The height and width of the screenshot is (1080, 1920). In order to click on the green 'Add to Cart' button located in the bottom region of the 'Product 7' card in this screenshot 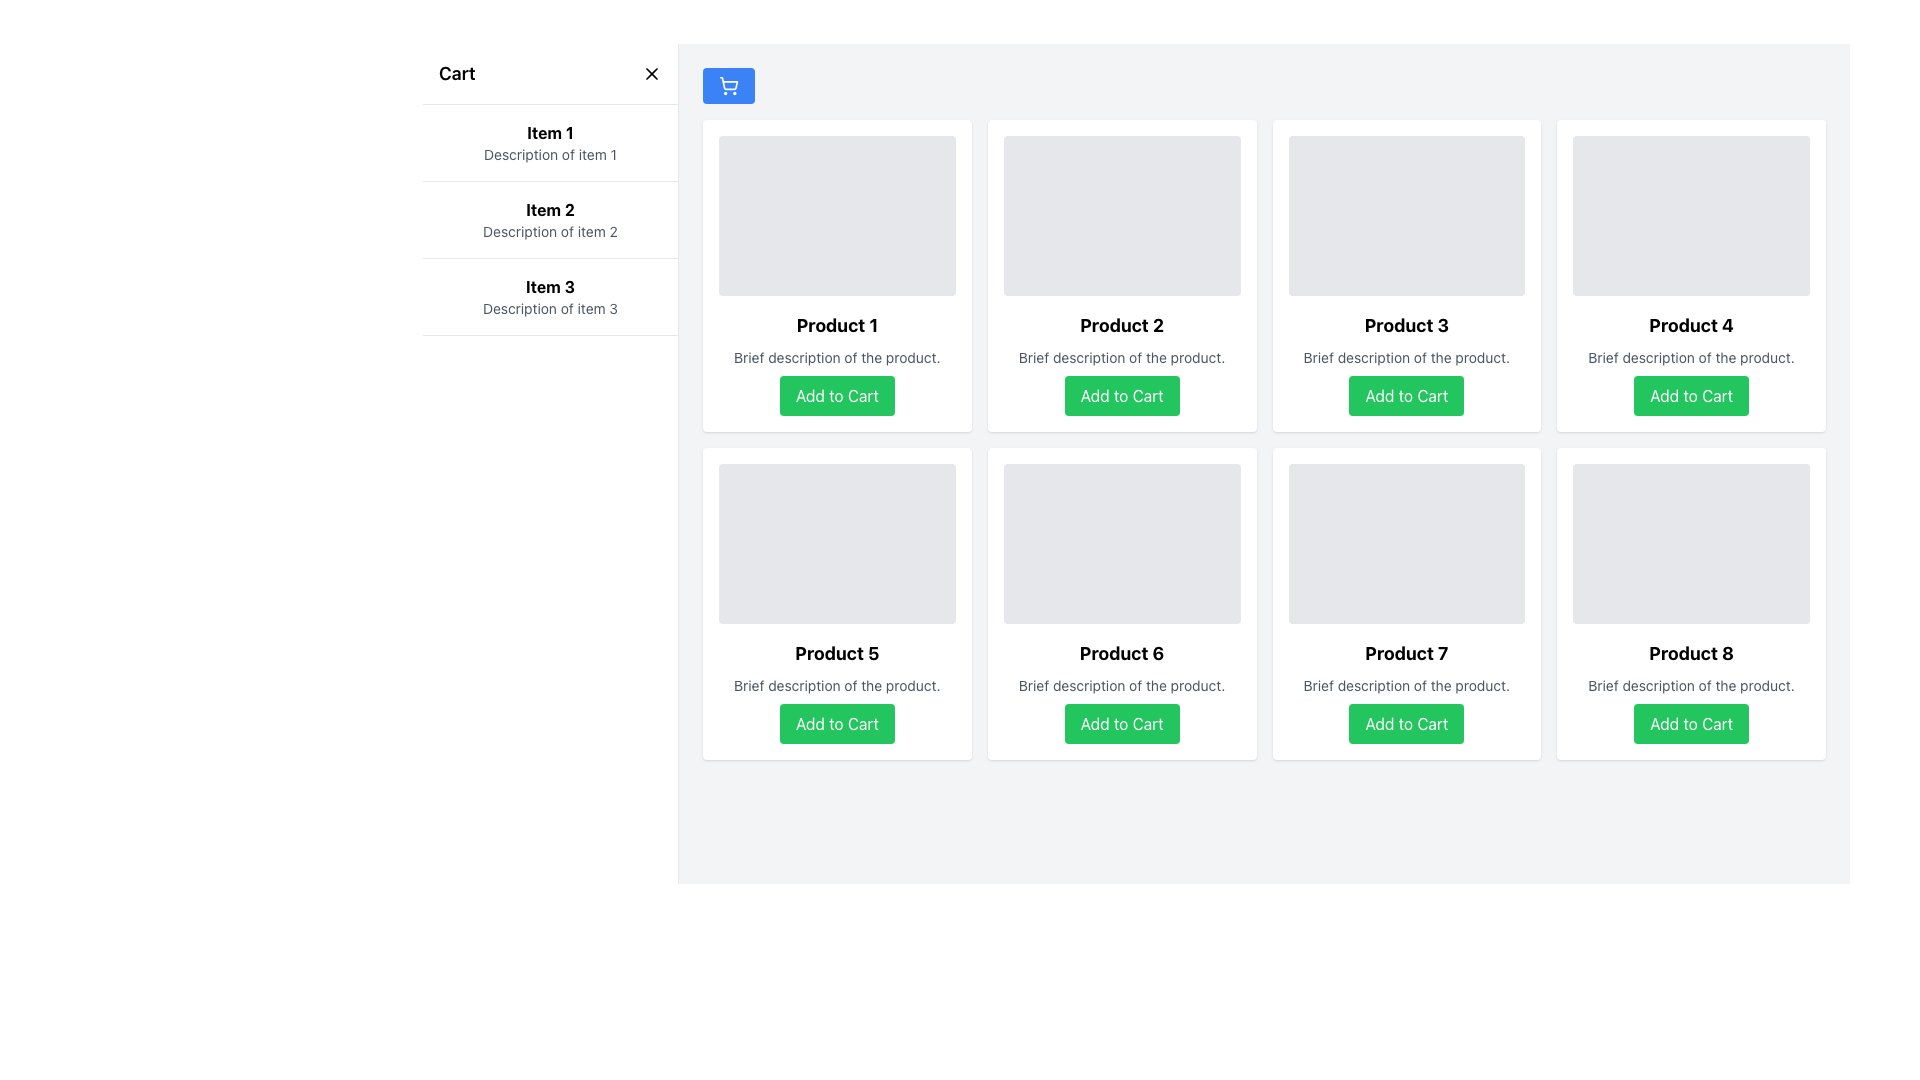, I will do `click(1405, 724)`.